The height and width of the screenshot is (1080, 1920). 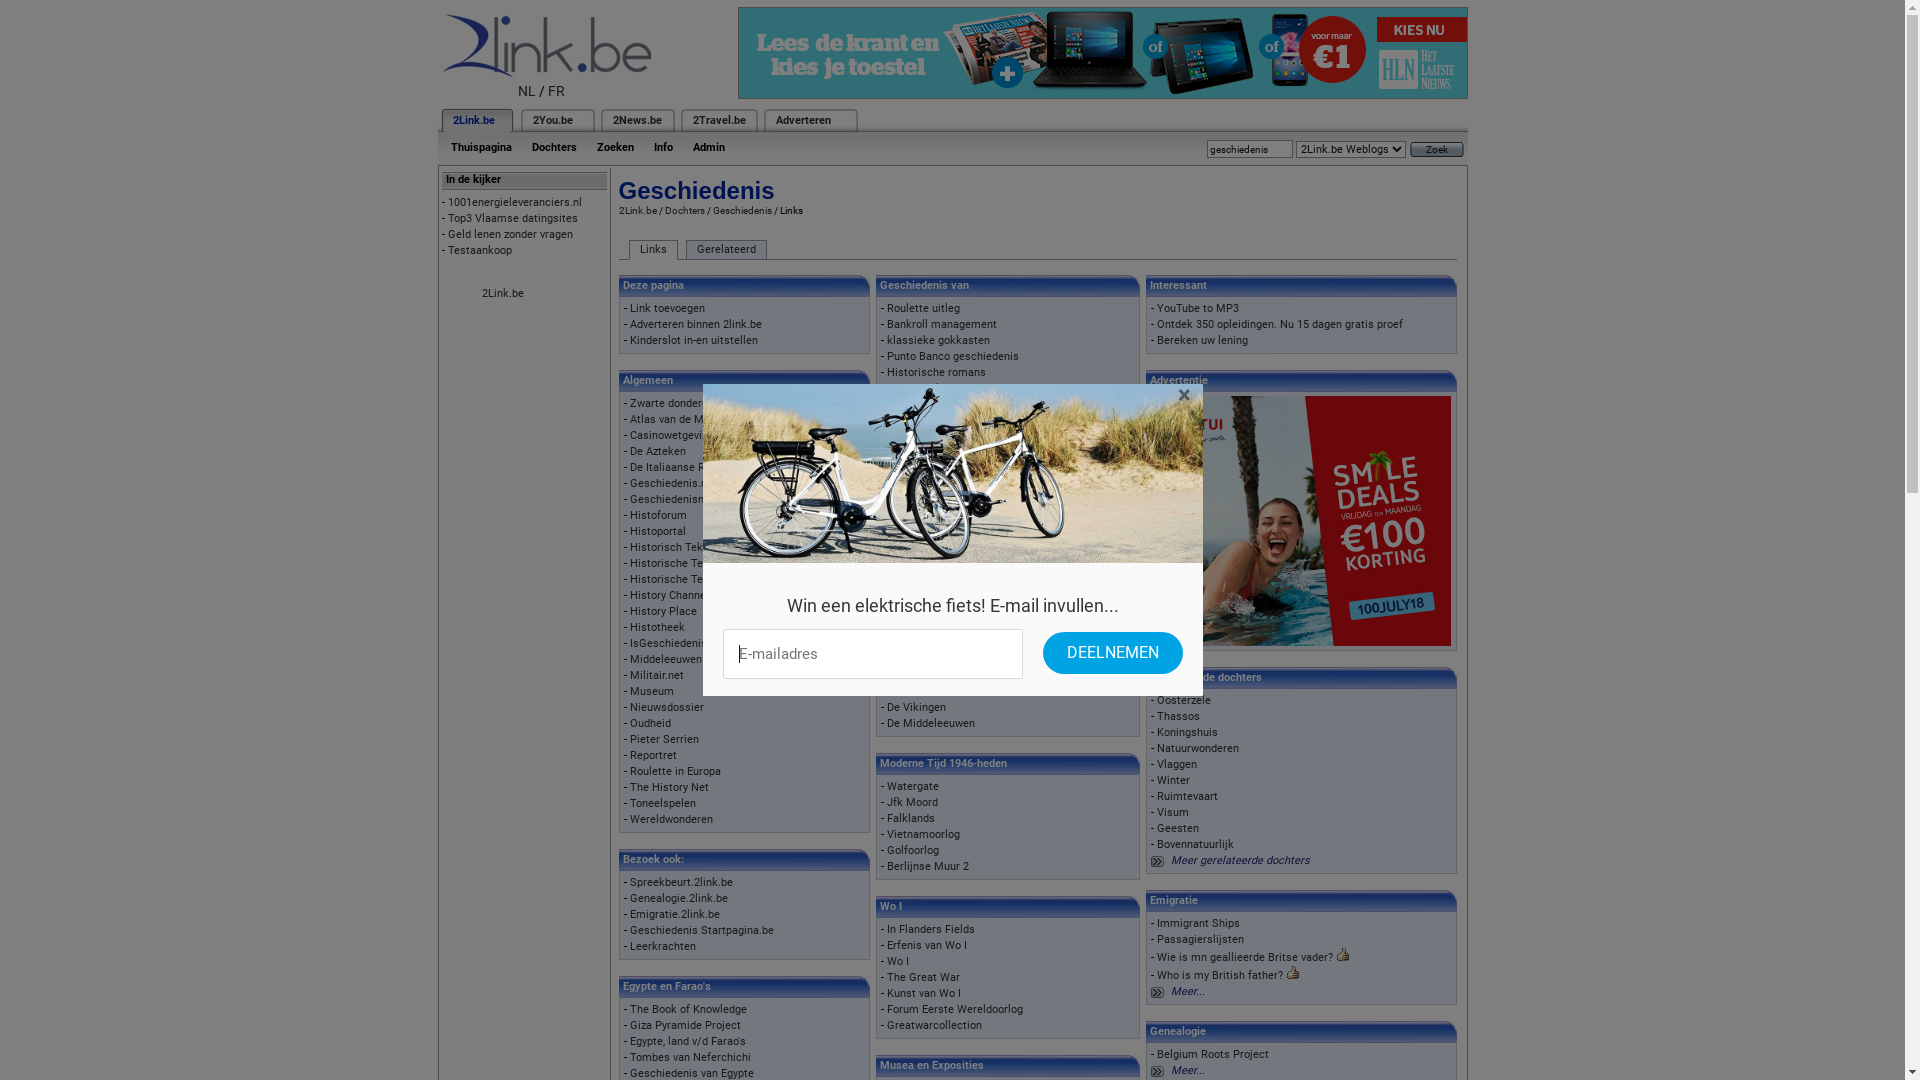 What do you see at coordinates (514, 202) in the screenshot?
I see `'1001energieleveranciers.nl'` at bounding box center [514, 202].